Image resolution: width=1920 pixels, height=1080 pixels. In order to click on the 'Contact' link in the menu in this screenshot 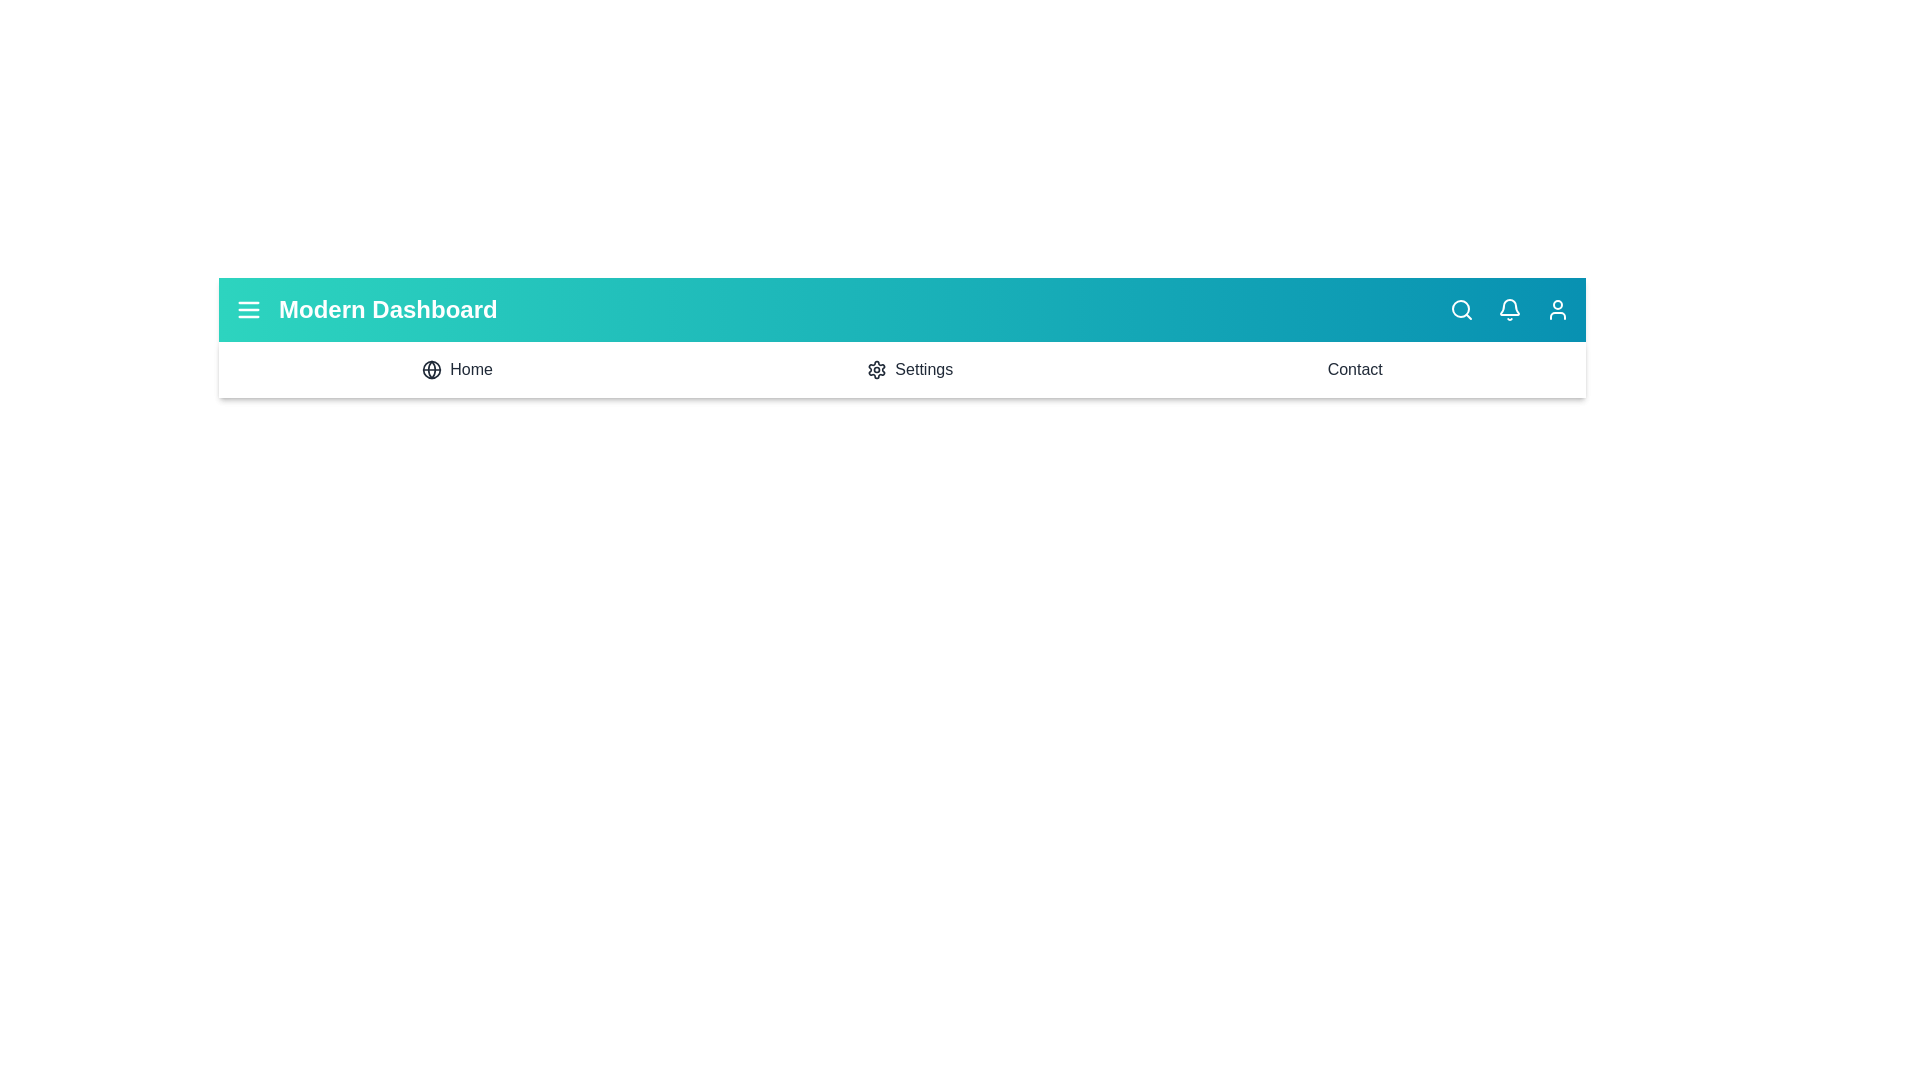, I will do `click(1354, 370)`.